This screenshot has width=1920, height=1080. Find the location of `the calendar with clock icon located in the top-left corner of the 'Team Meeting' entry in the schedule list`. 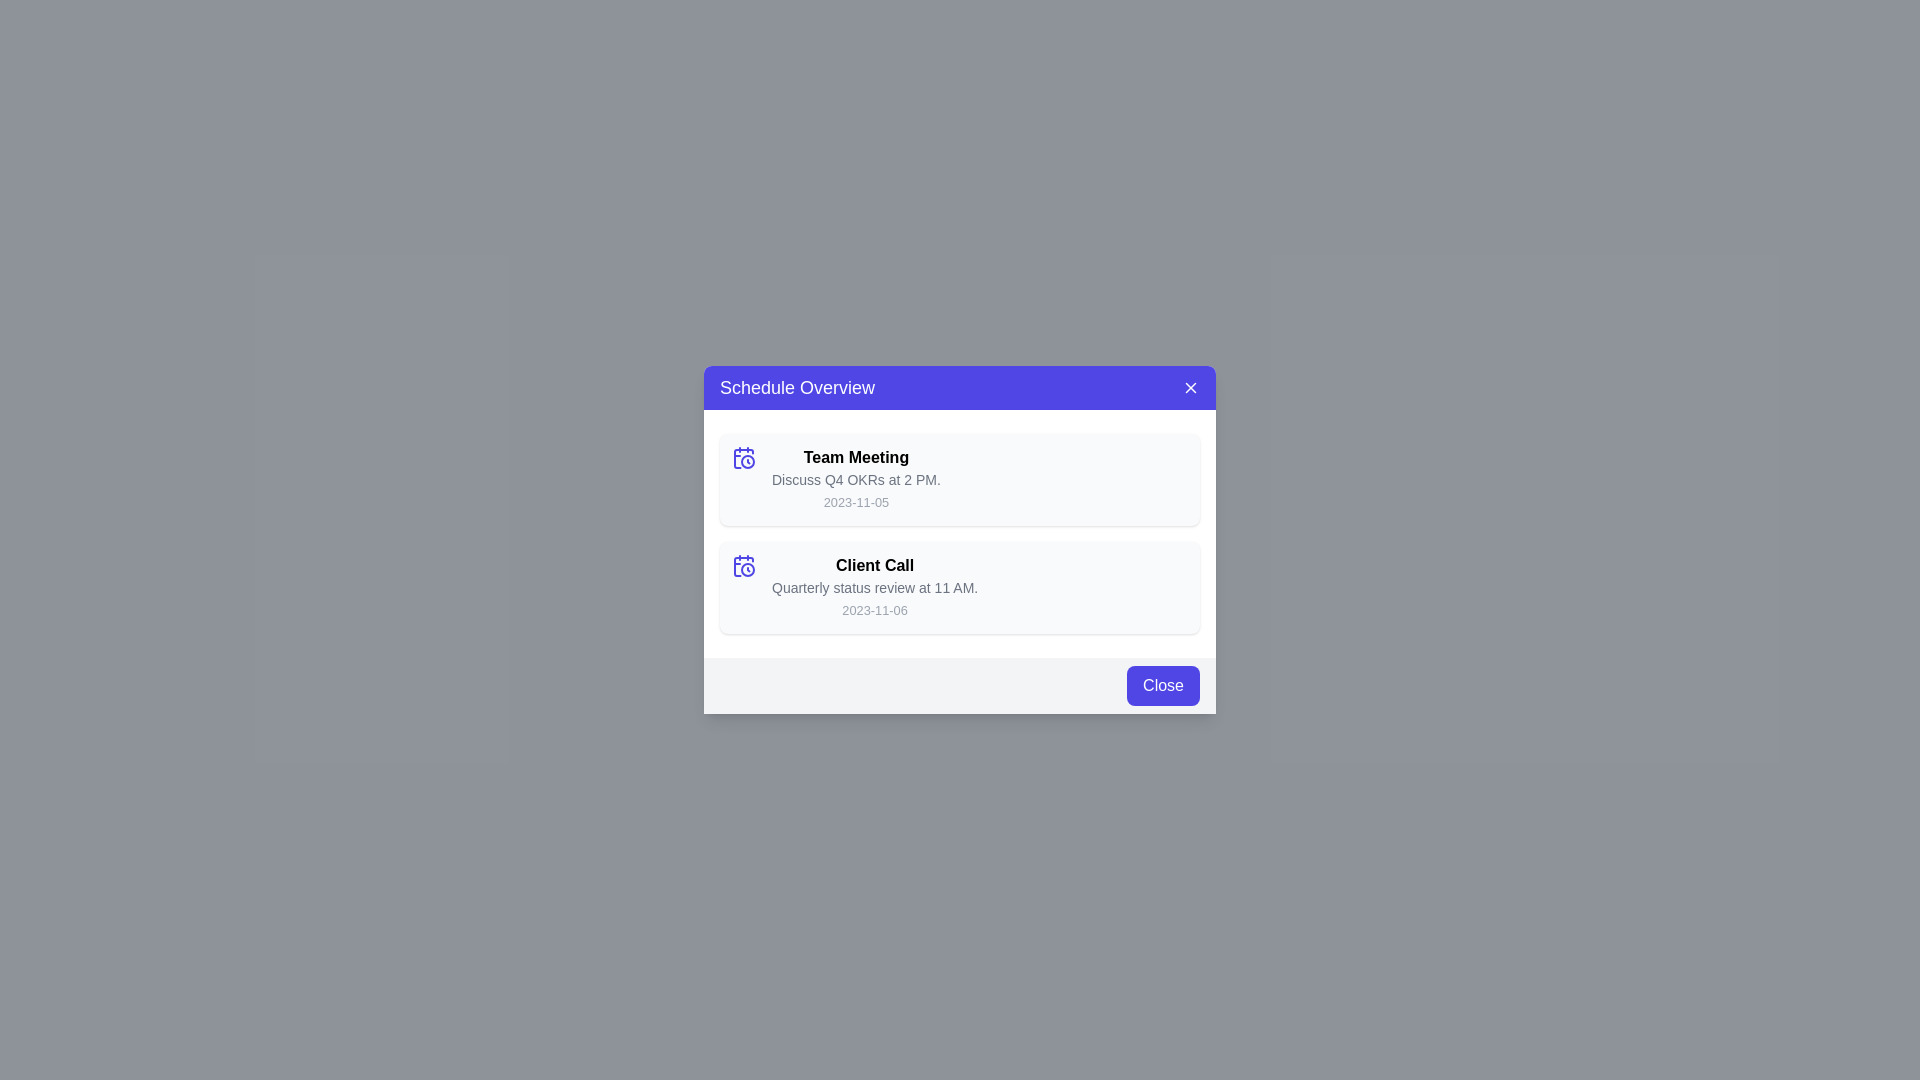

the calendar with clock icon located in the top-left corner of the 'Team Meeting' entry in the schedule list is located at coordinates (743, 458).